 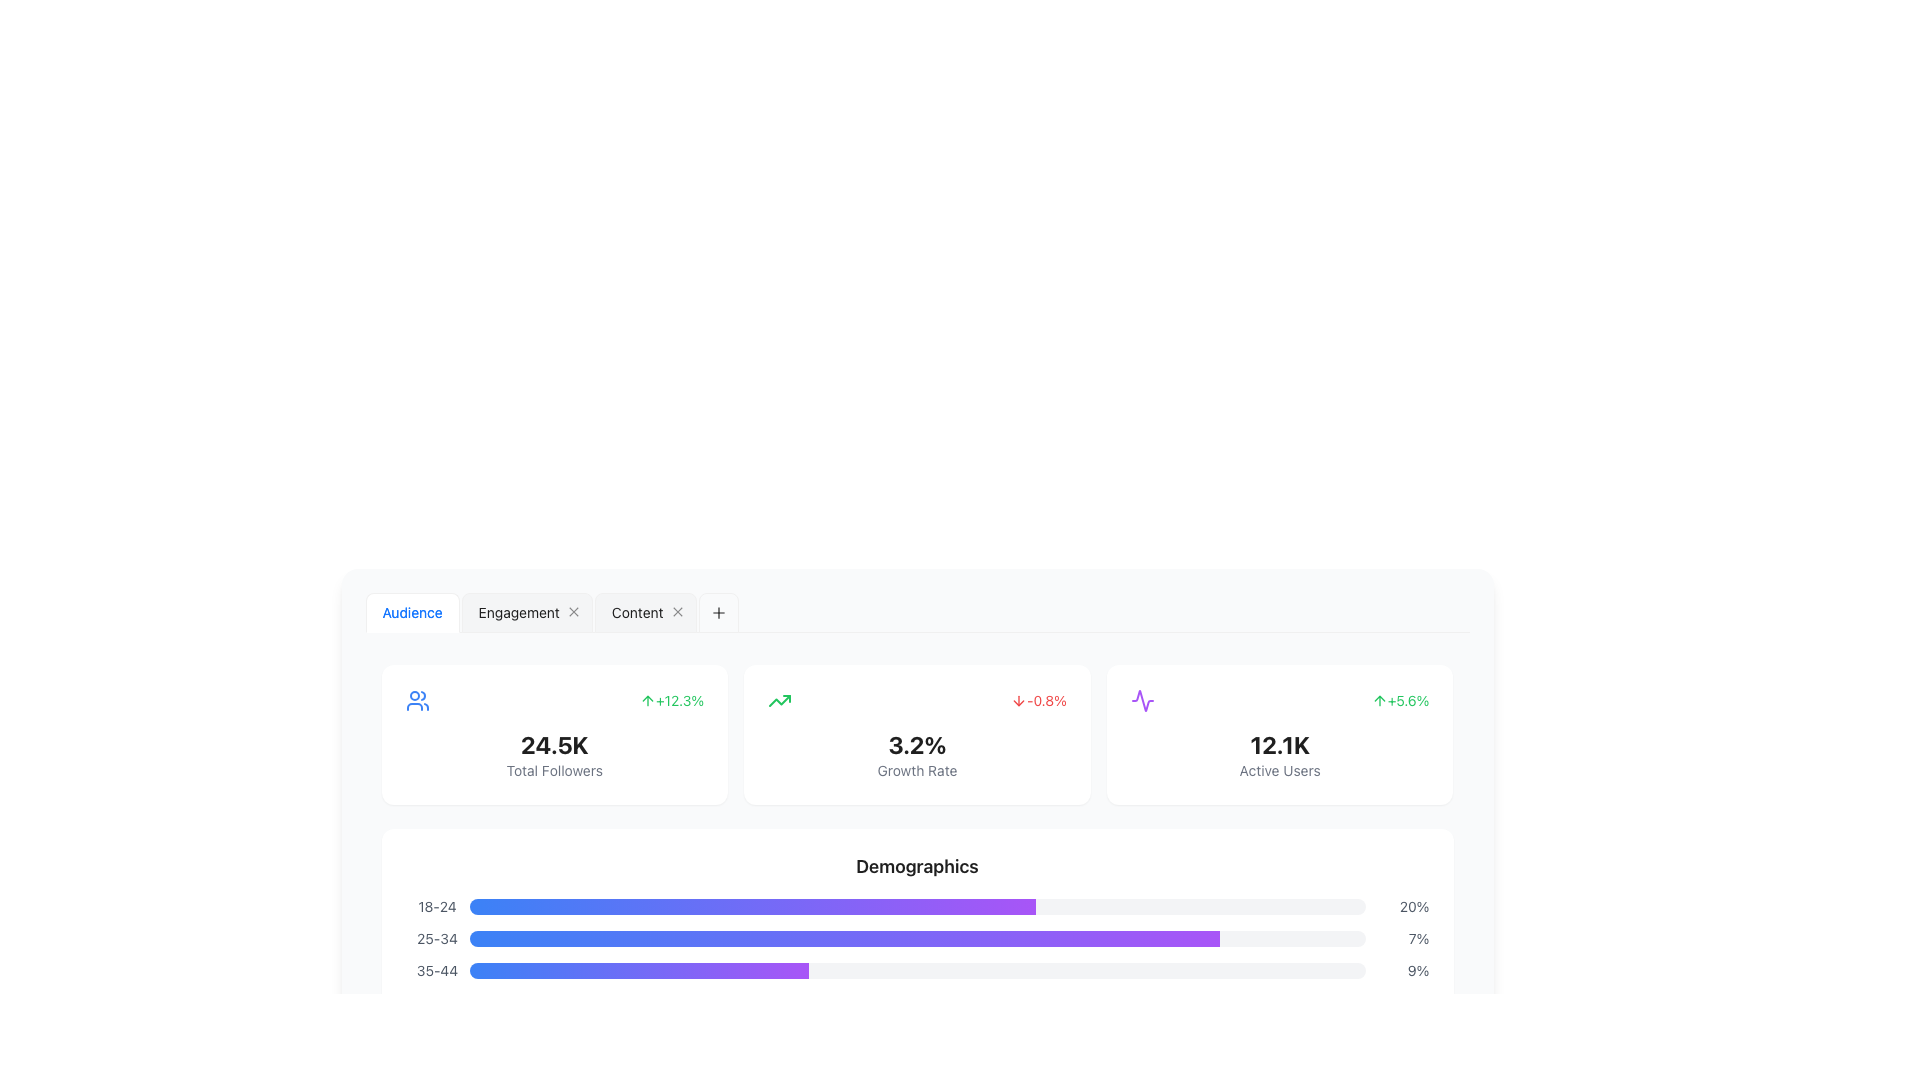 I want to click on the color transition of the progress bar that visually represents a proportion of 36.69% within the demographics chart, which has a gradient from blue to purple, so click(x=632, y=1002).